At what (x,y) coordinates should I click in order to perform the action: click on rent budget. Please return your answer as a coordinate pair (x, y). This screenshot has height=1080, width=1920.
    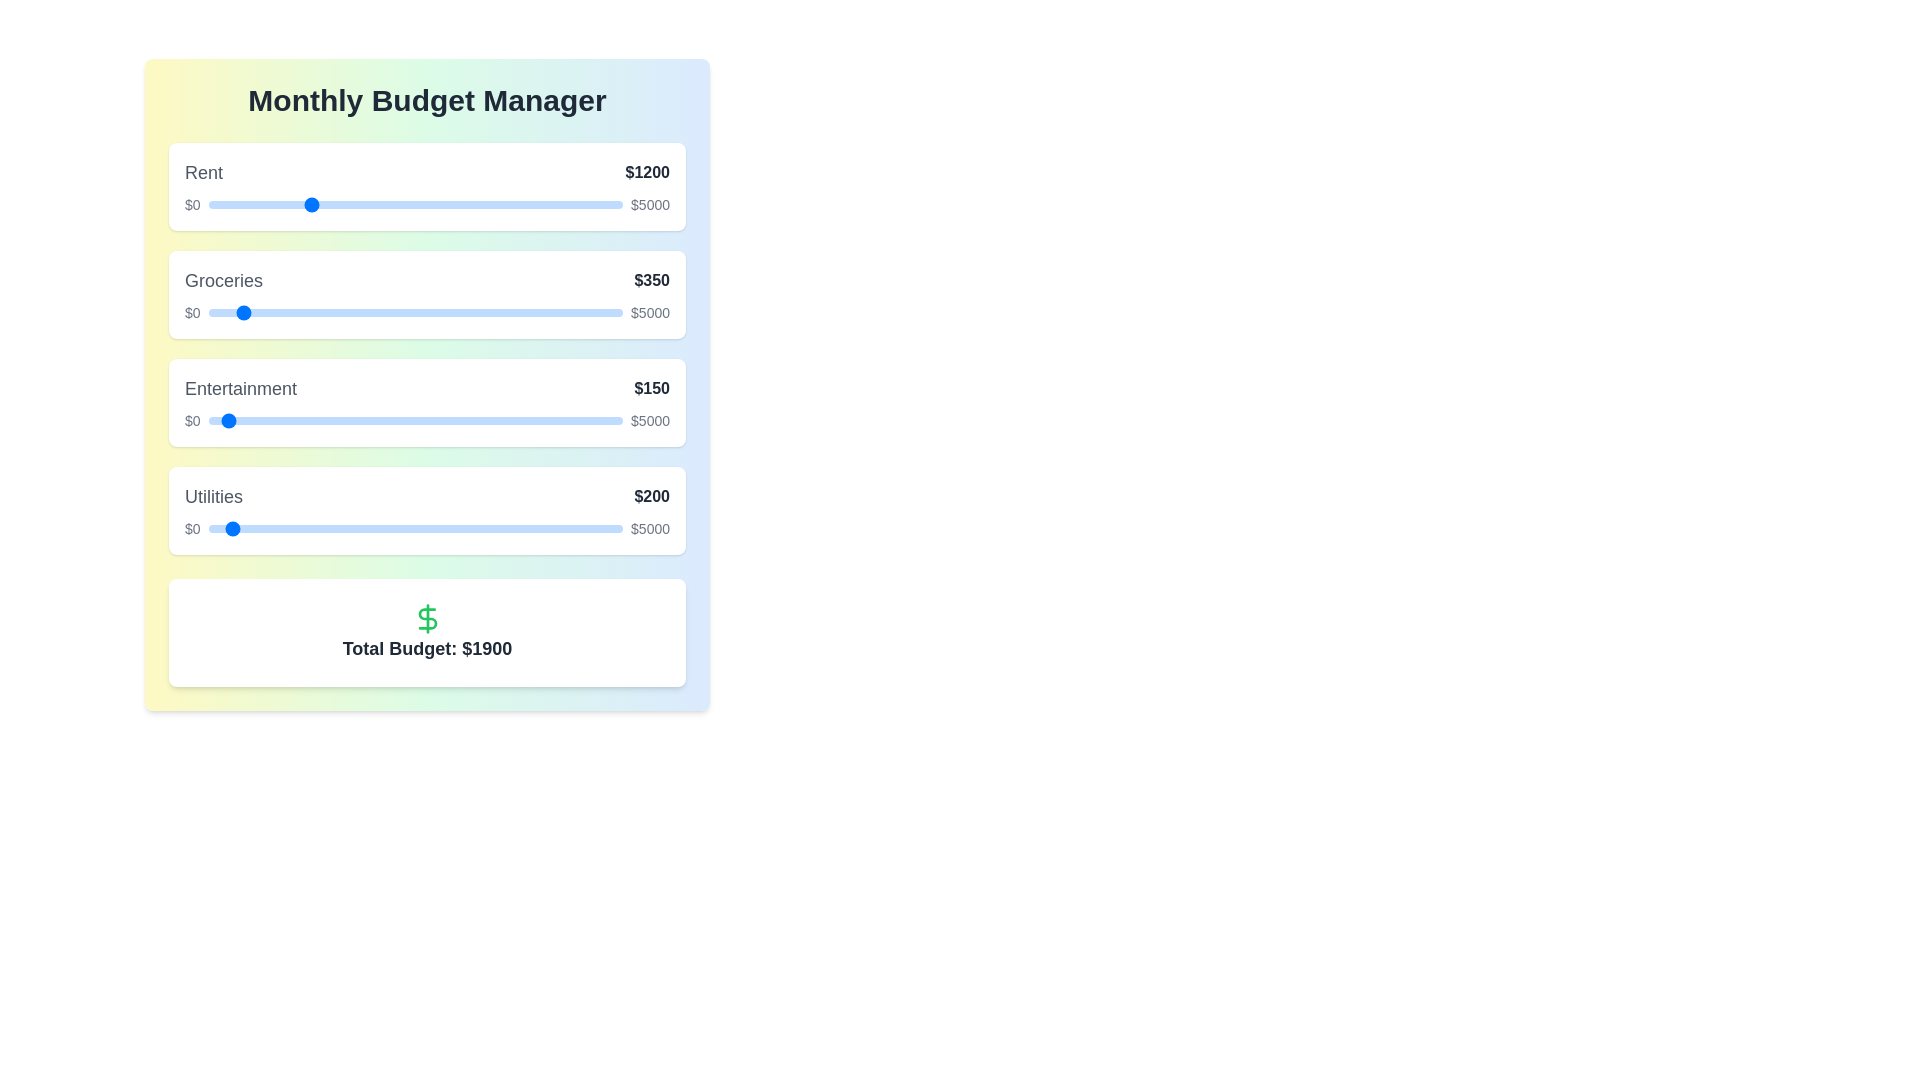
    Looking at the image, I should click on (337, 204).